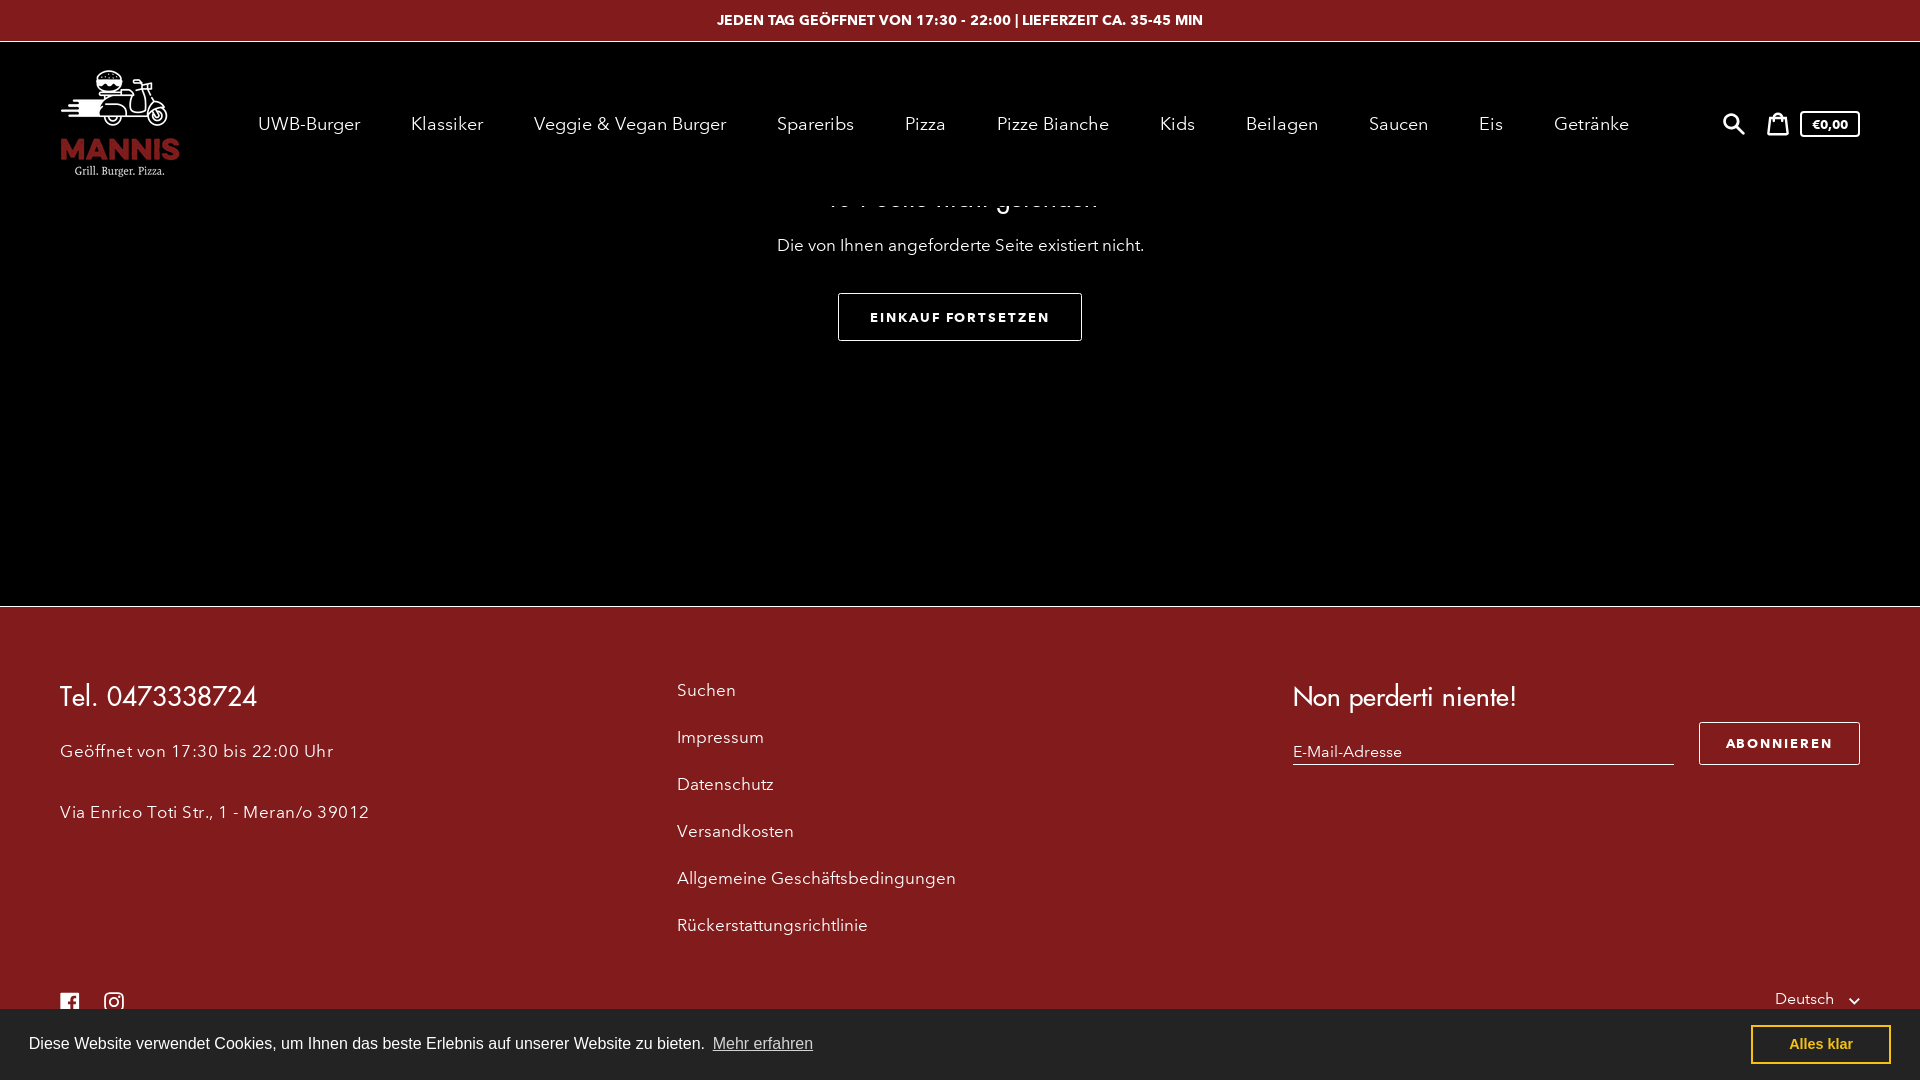 Image resolution: width=1920 pixels, height=1080 pixels. I want to click on 'Suchen', so click(1732, 123).